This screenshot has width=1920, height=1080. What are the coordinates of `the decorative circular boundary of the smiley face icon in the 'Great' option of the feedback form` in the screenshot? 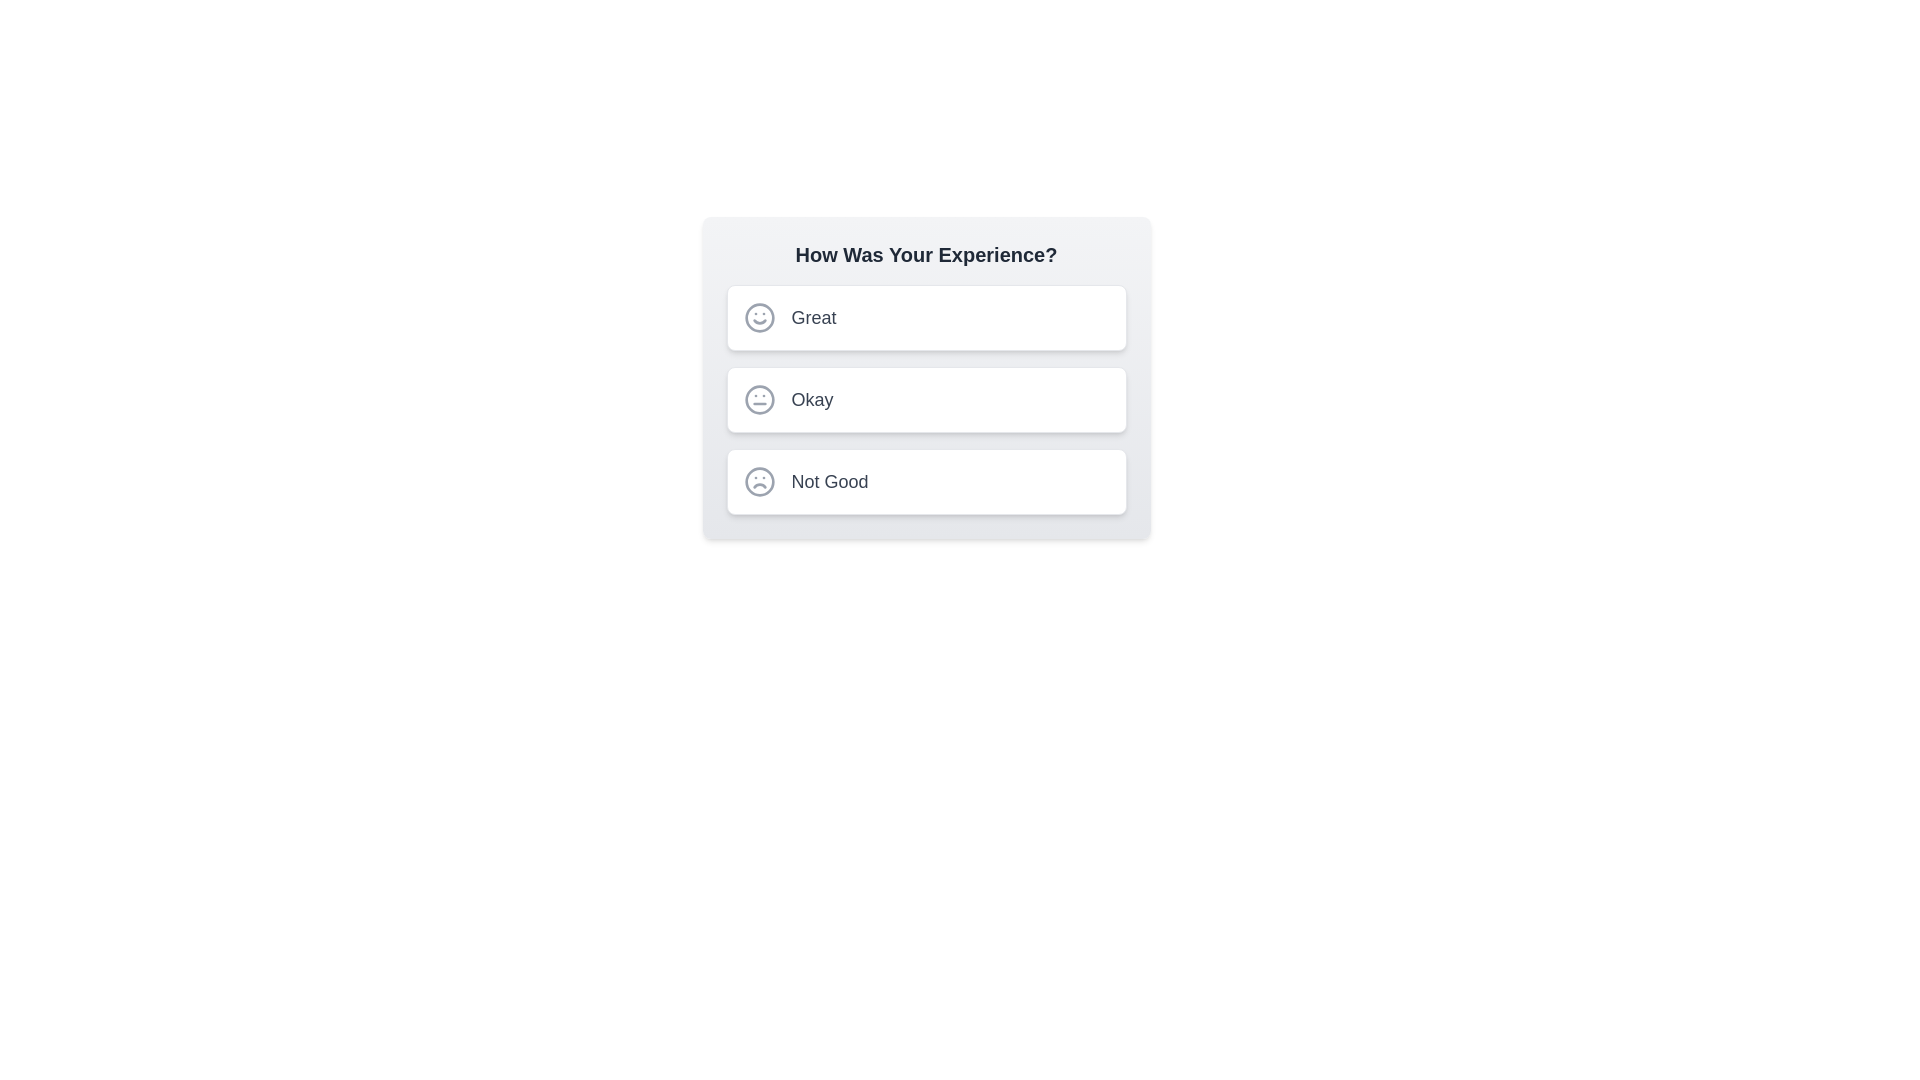 It's located at (758, 316).